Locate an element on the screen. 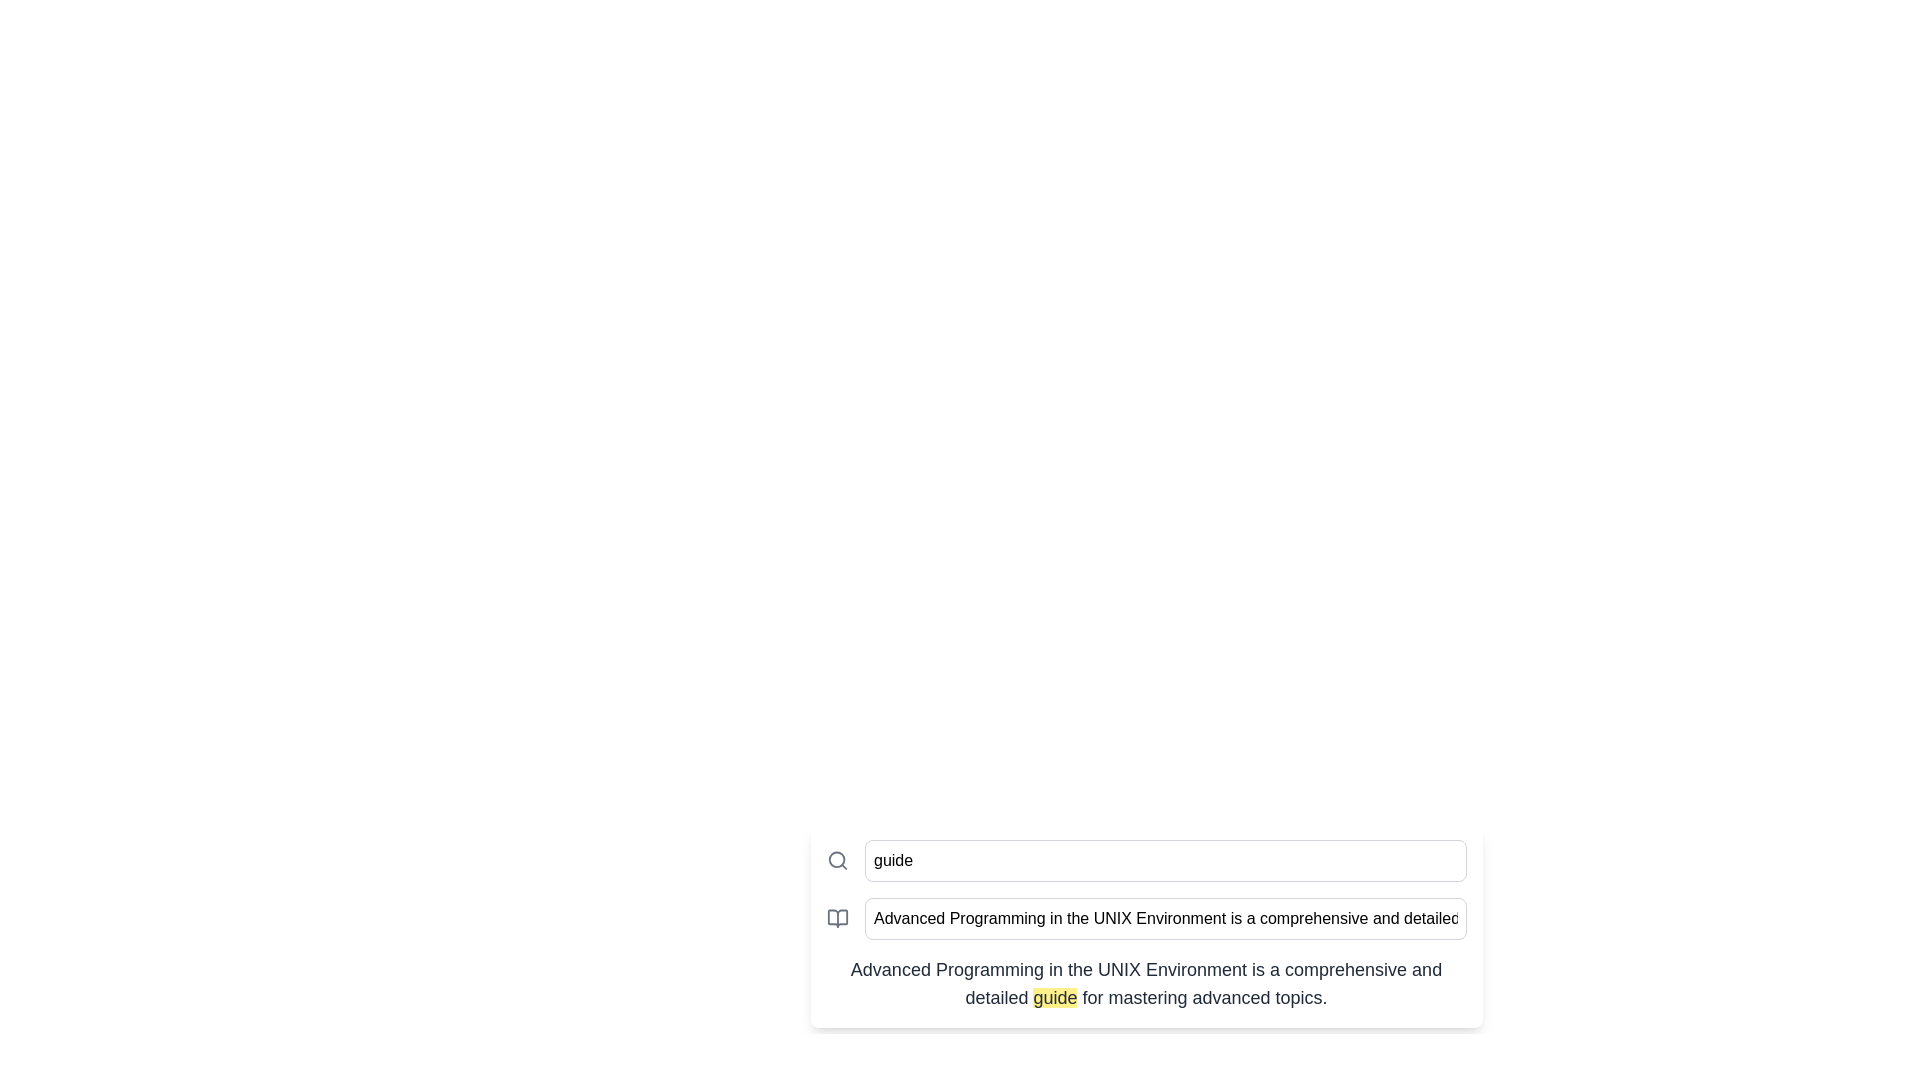  text element labeled 'guide', which has a yellow background and black text, located near the center of the paragraph is located at coordinates (1054, 998).